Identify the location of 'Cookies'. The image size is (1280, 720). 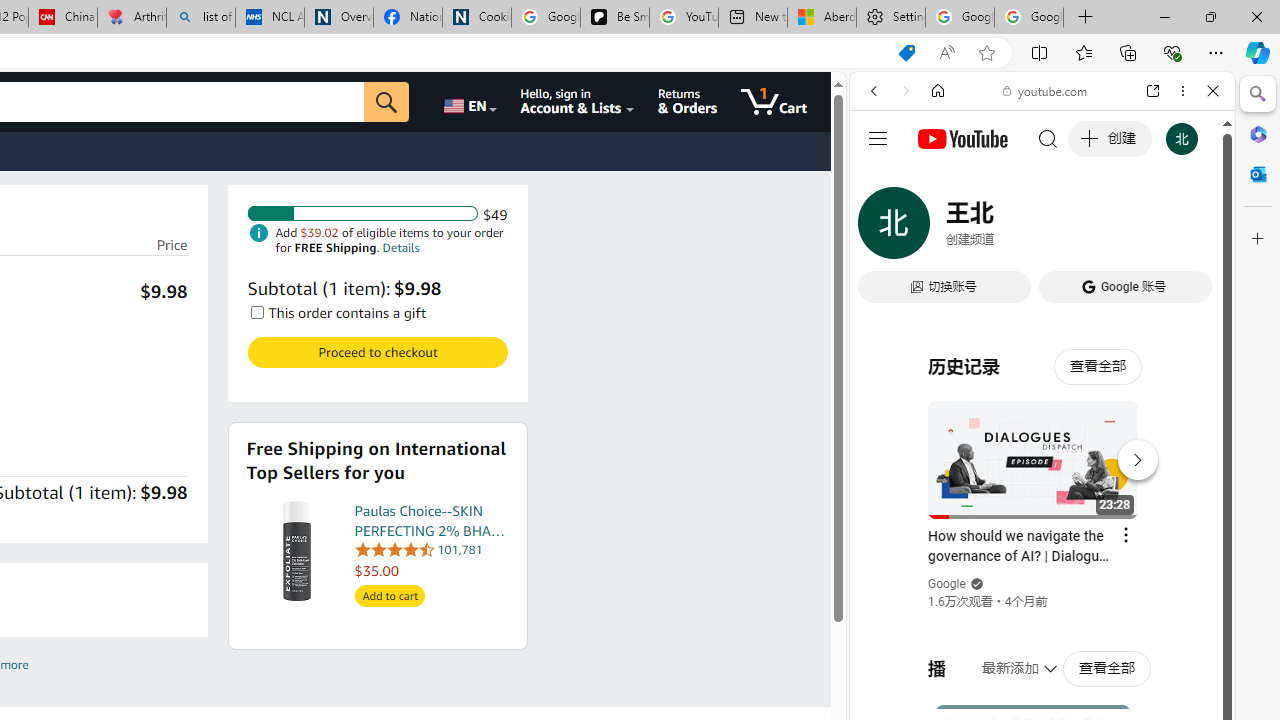
(475, 17).